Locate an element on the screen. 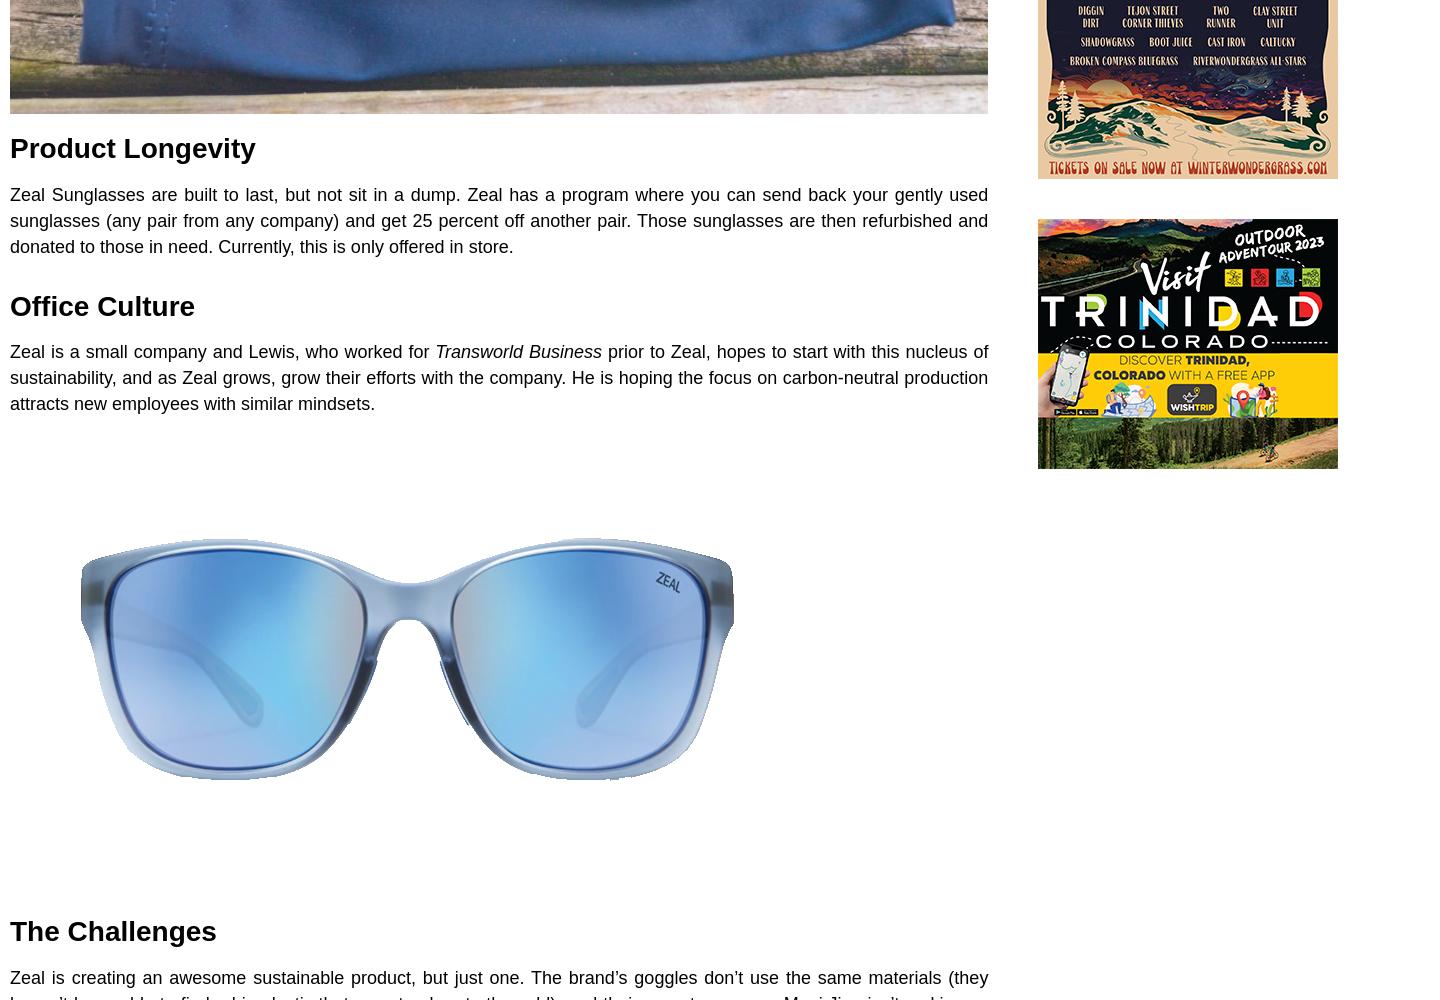  'Transworld Business' is located at coordinates (514, 351).